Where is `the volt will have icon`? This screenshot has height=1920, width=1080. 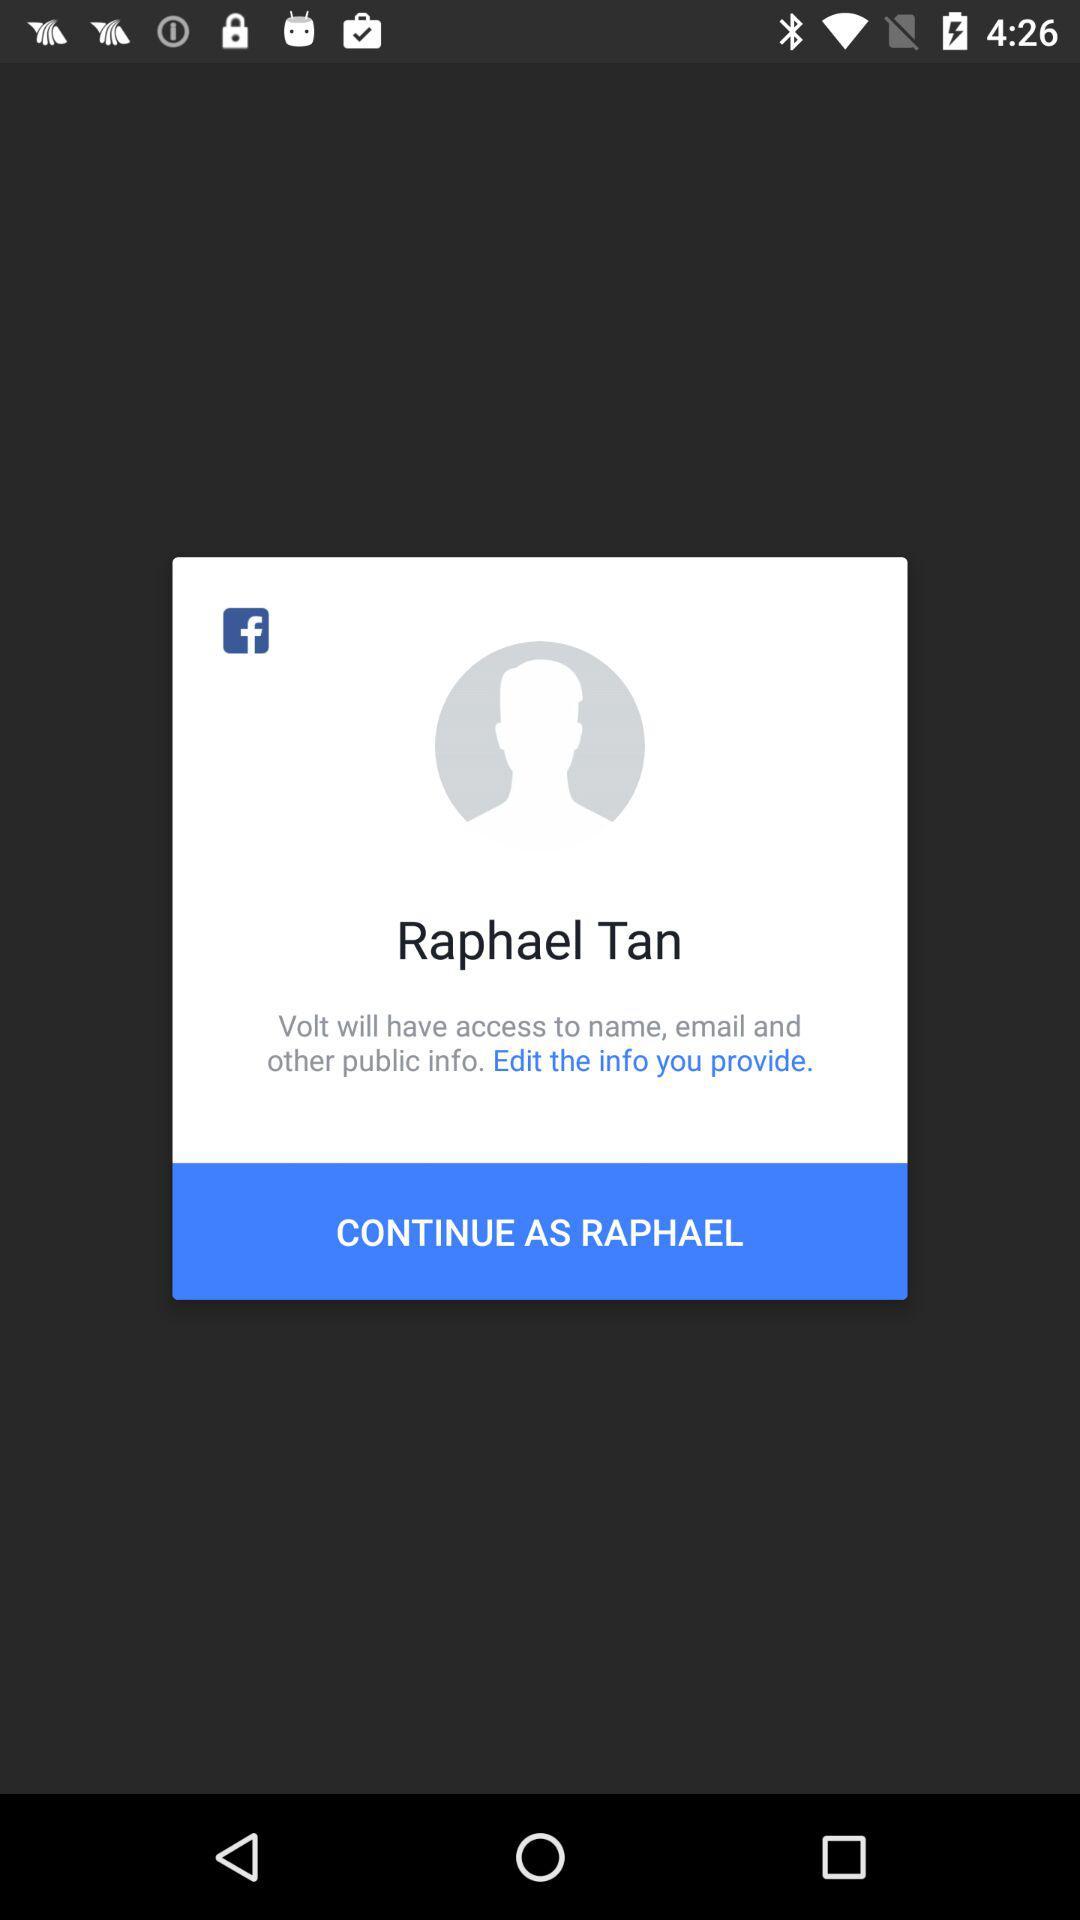 the volt will have icon is located at coordinates (540, 1041).